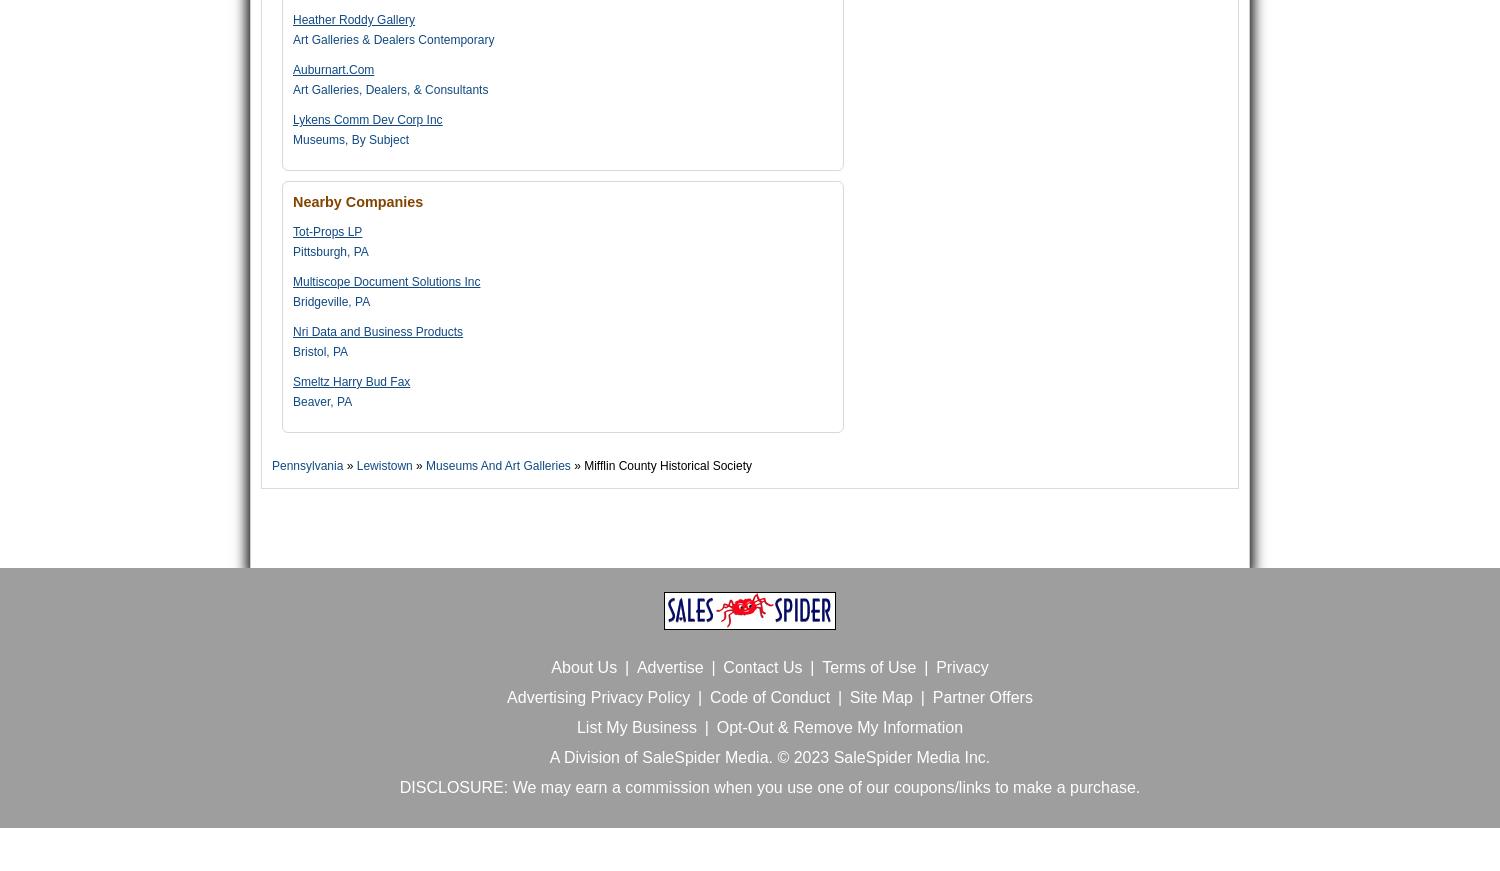 This screenshot has height=871, width=1500. What do you see at coordinates (880, 696) in the screenshot?
I see `'Site Map'` at bounding box center [880, 696].